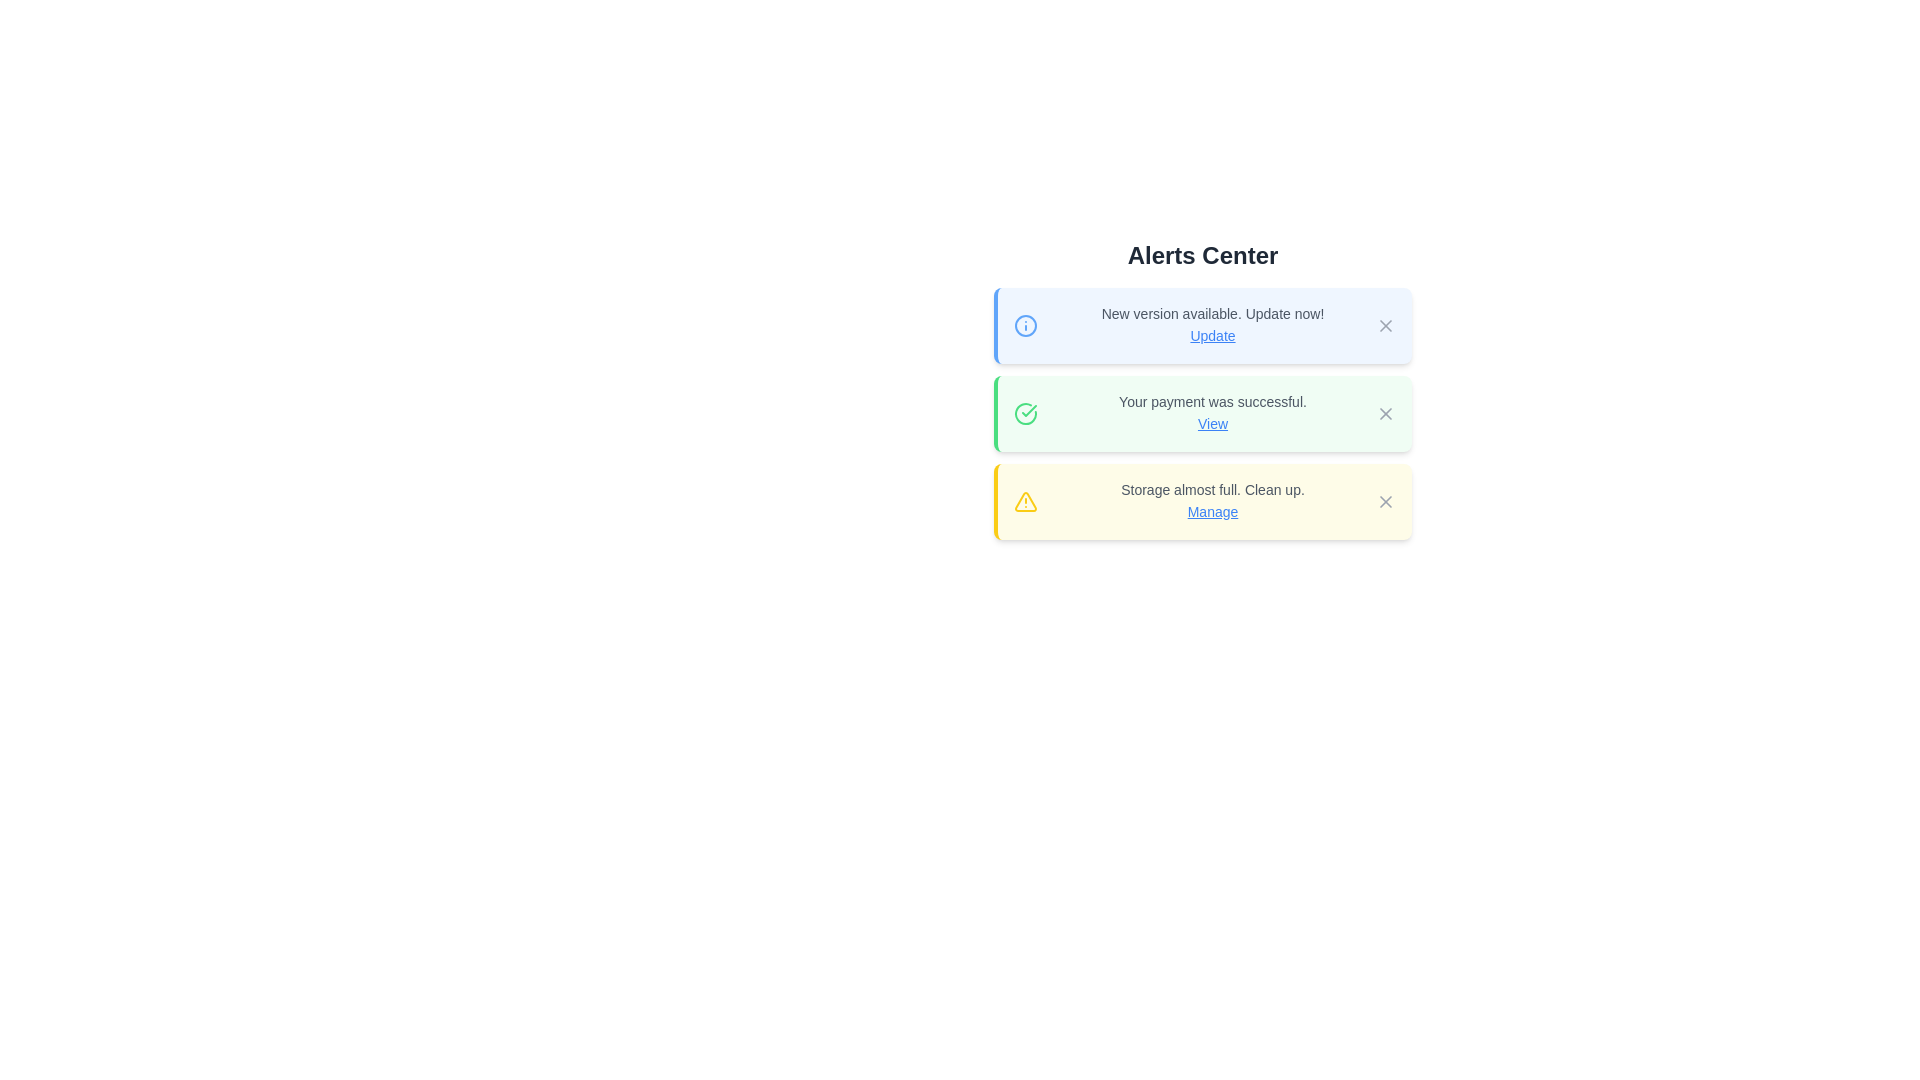 The width and height of the screenshot is (1920, 1080). What do you see at coordinates (1212, 313) in the screenshot?
I see `the informative text label about the new version availability located at the top of the first notification card` at bounding box center [1212, 313].